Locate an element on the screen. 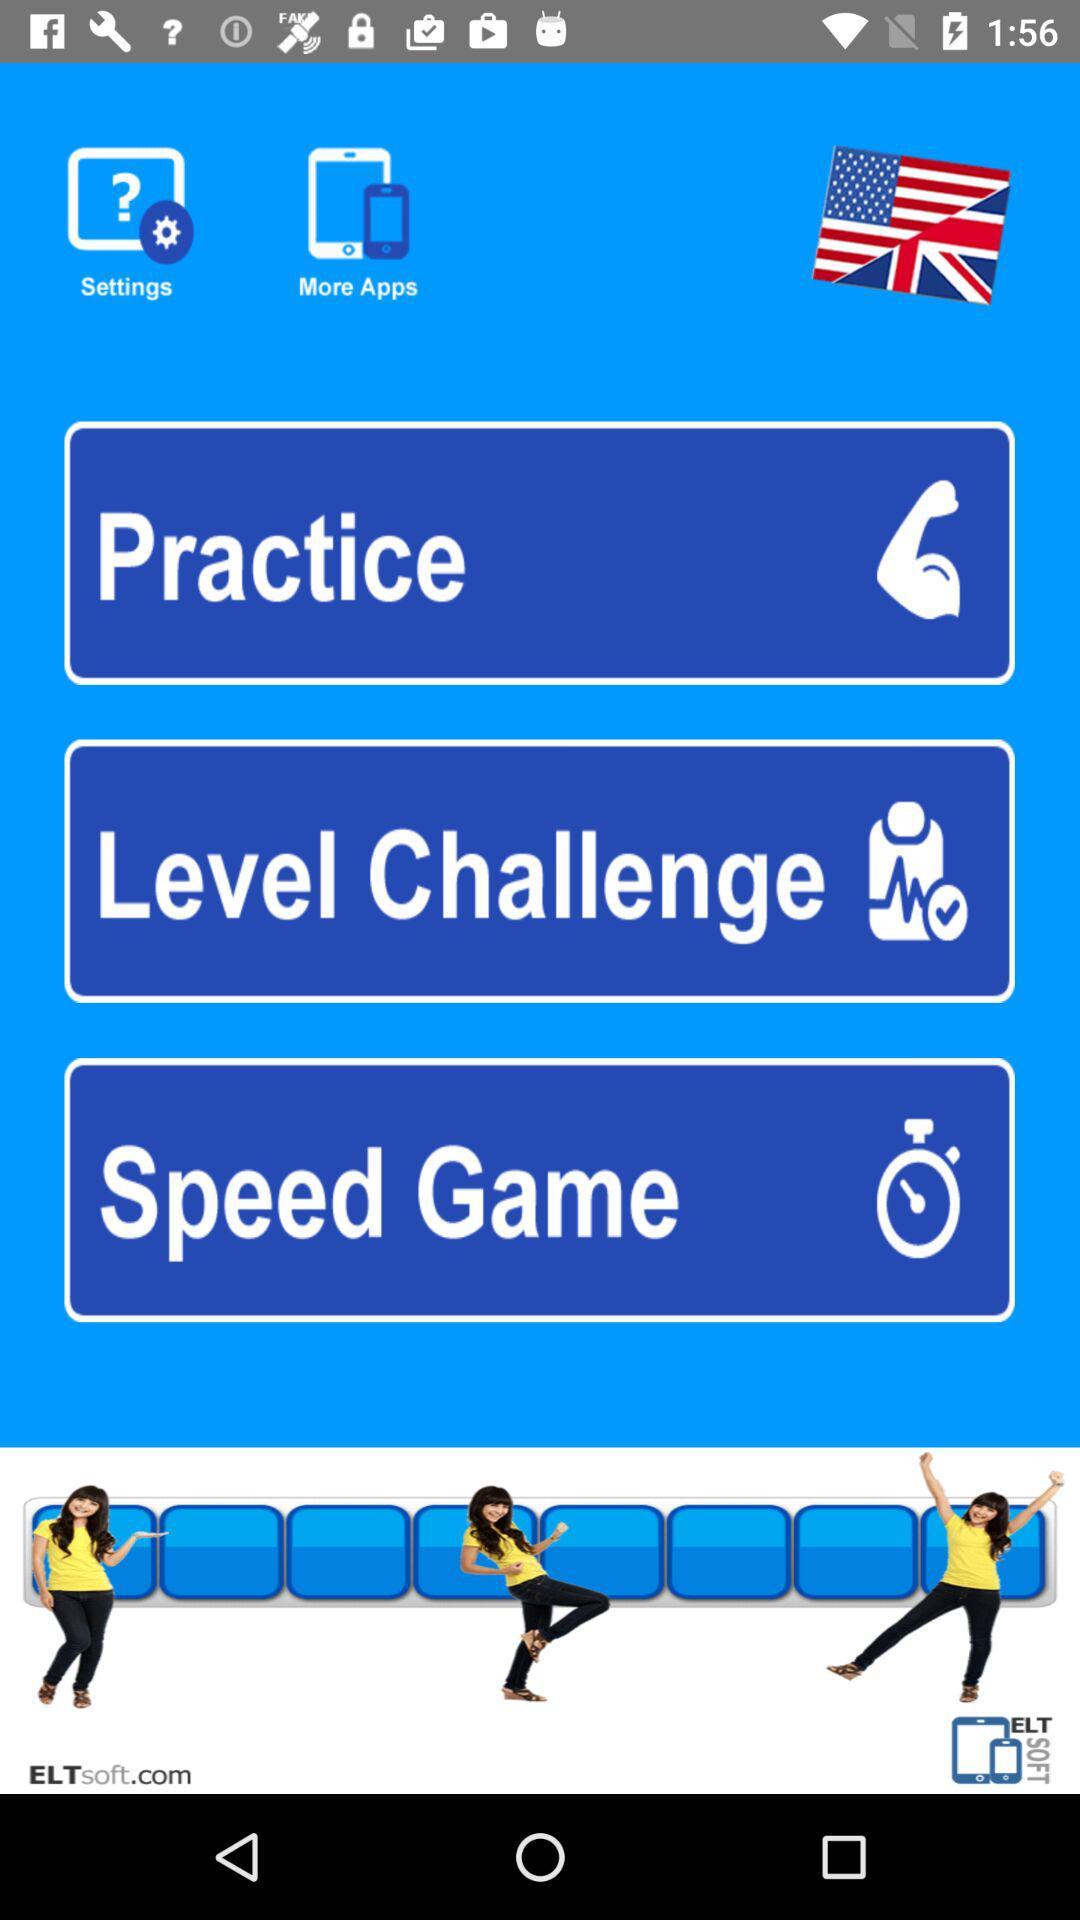 The width and height of the screenshot is (1080, 1920). settings is located at coordinates (130, 225).